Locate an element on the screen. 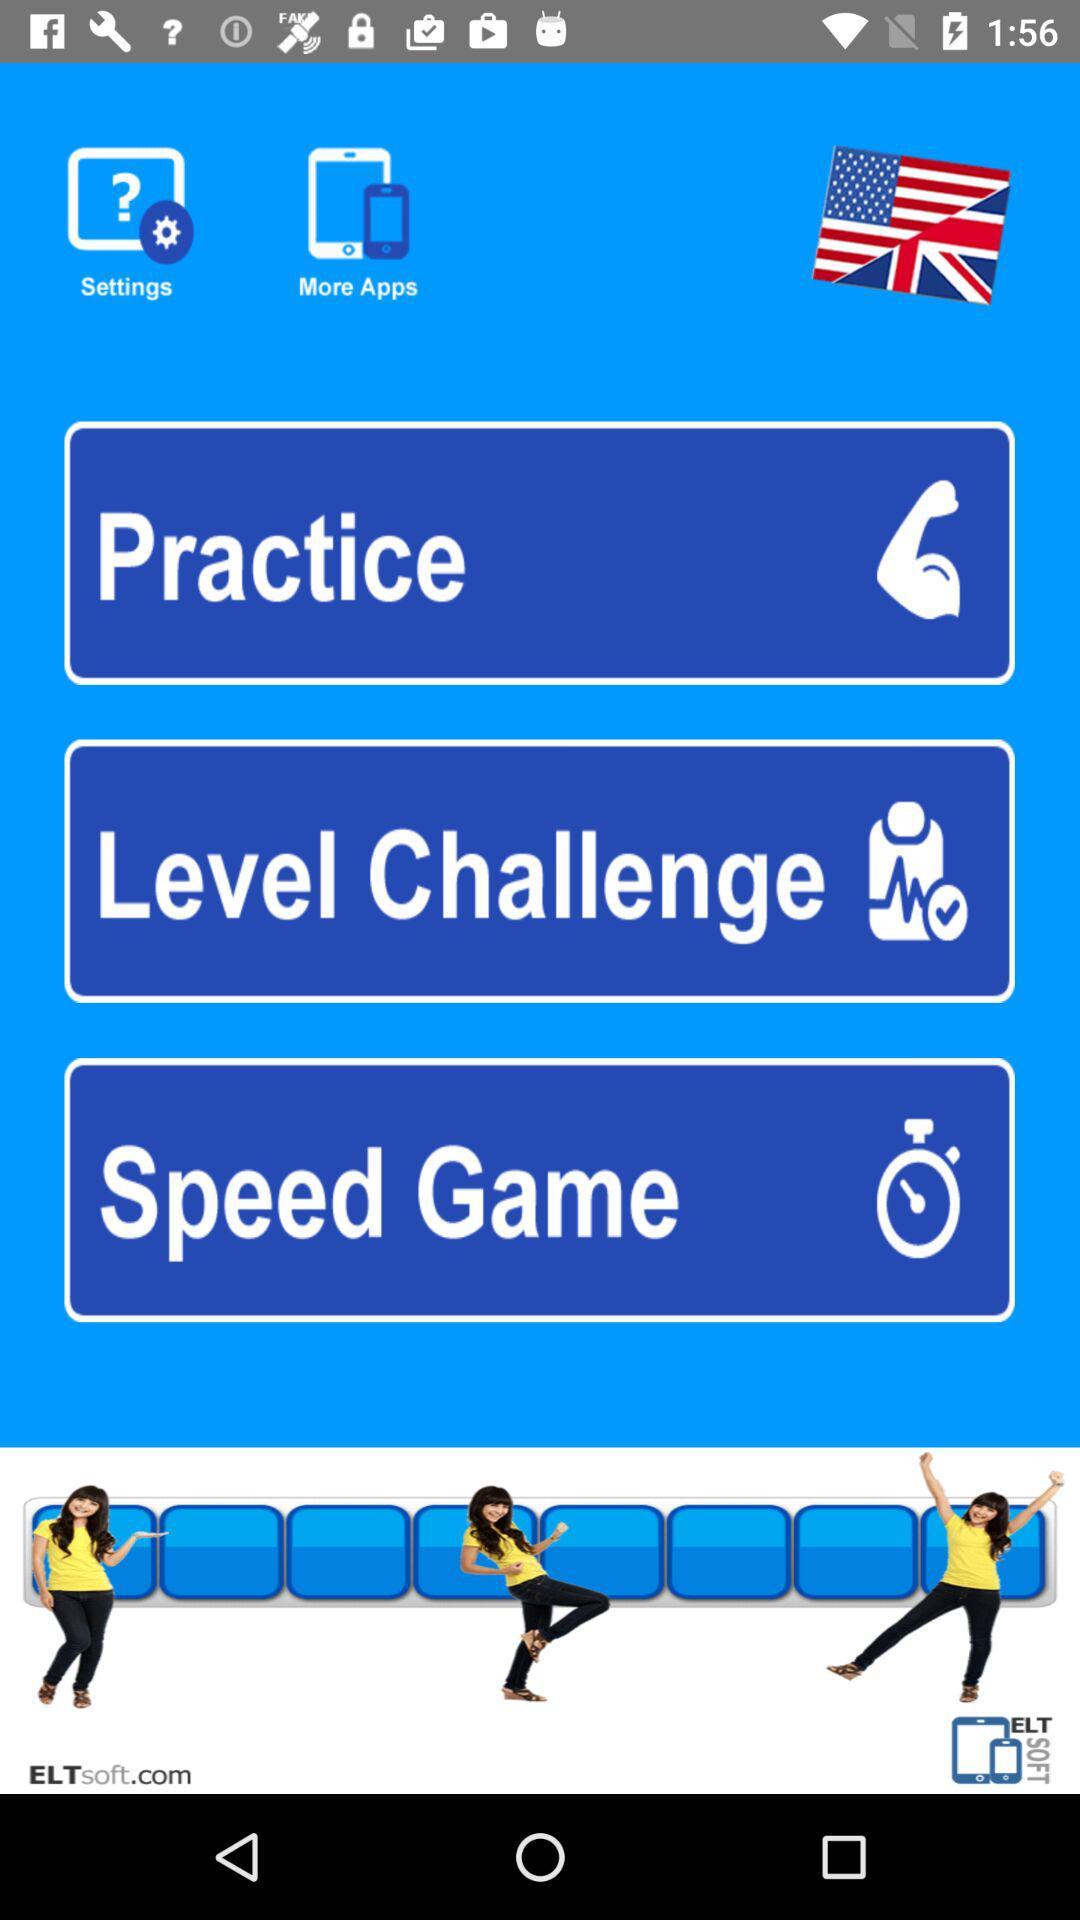 The width and height of the screenshot is (1080, 1920). settings is located at coordinates (130, 225).